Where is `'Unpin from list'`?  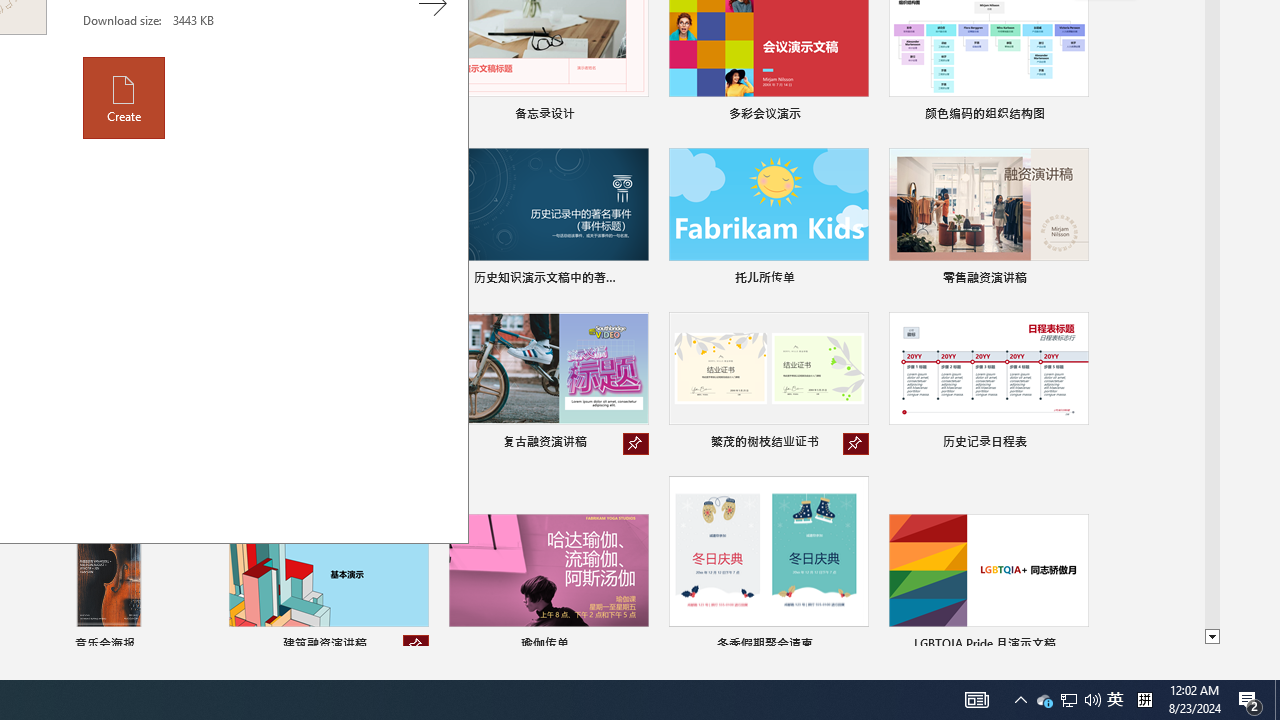 'Unpin from list' is located at coordinates (415, 645).